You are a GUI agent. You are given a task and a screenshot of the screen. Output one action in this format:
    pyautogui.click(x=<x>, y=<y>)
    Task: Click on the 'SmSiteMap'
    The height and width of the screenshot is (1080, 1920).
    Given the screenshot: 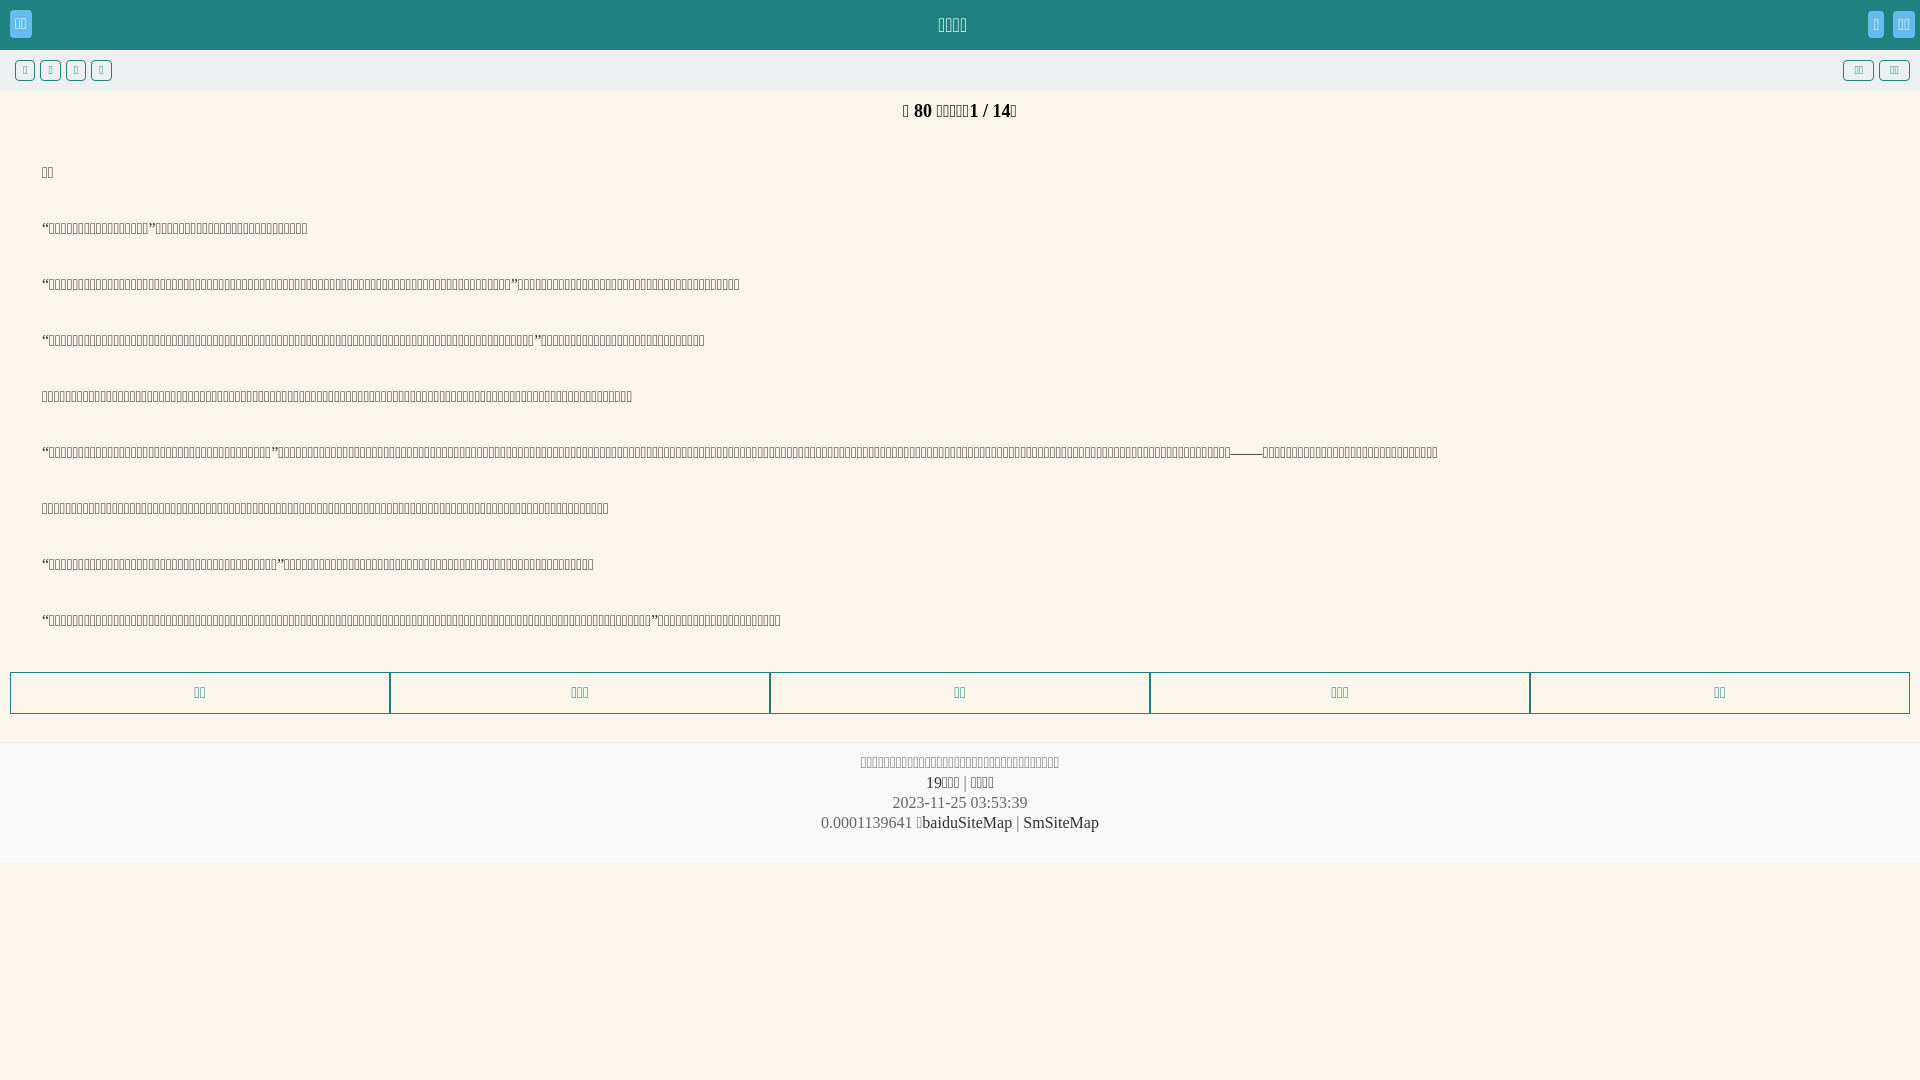 What is the action you would take?
    pyautogui.click(x=1059, y=822)
    